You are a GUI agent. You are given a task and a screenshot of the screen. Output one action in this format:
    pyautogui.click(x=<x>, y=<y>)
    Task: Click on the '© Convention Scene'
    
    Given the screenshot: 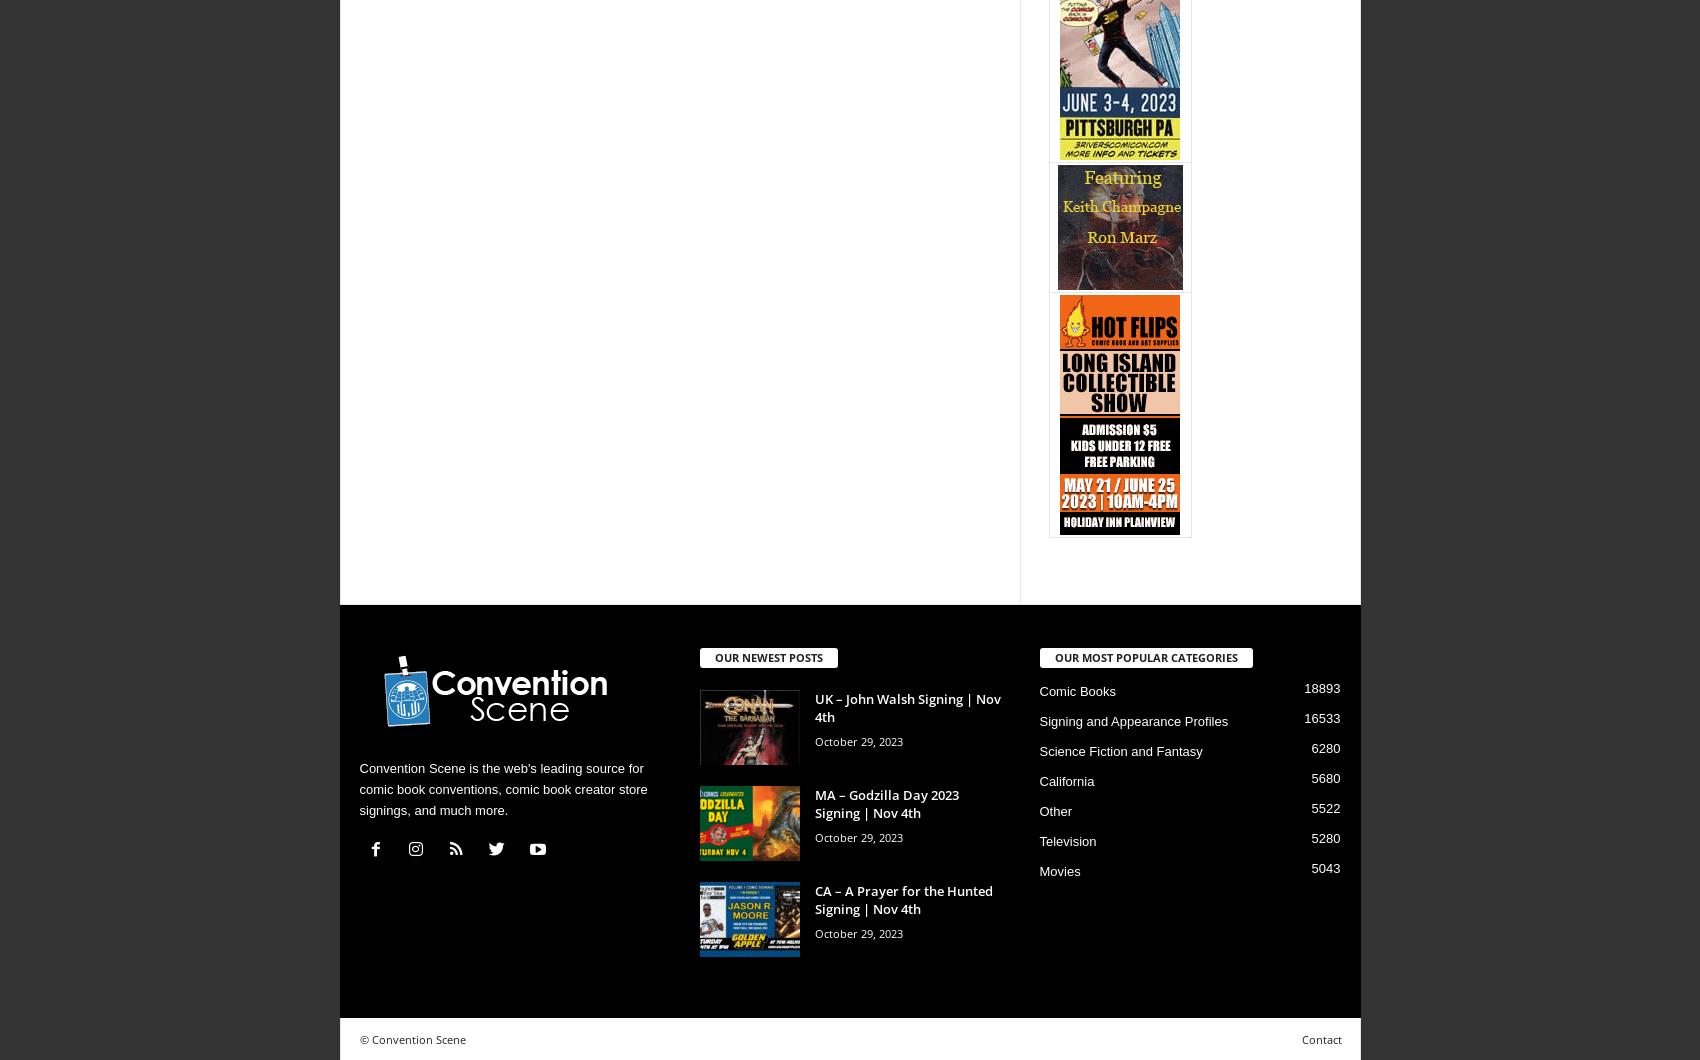 What is the action you would take?
    pyautogui.click(x=411, y=1037)
    